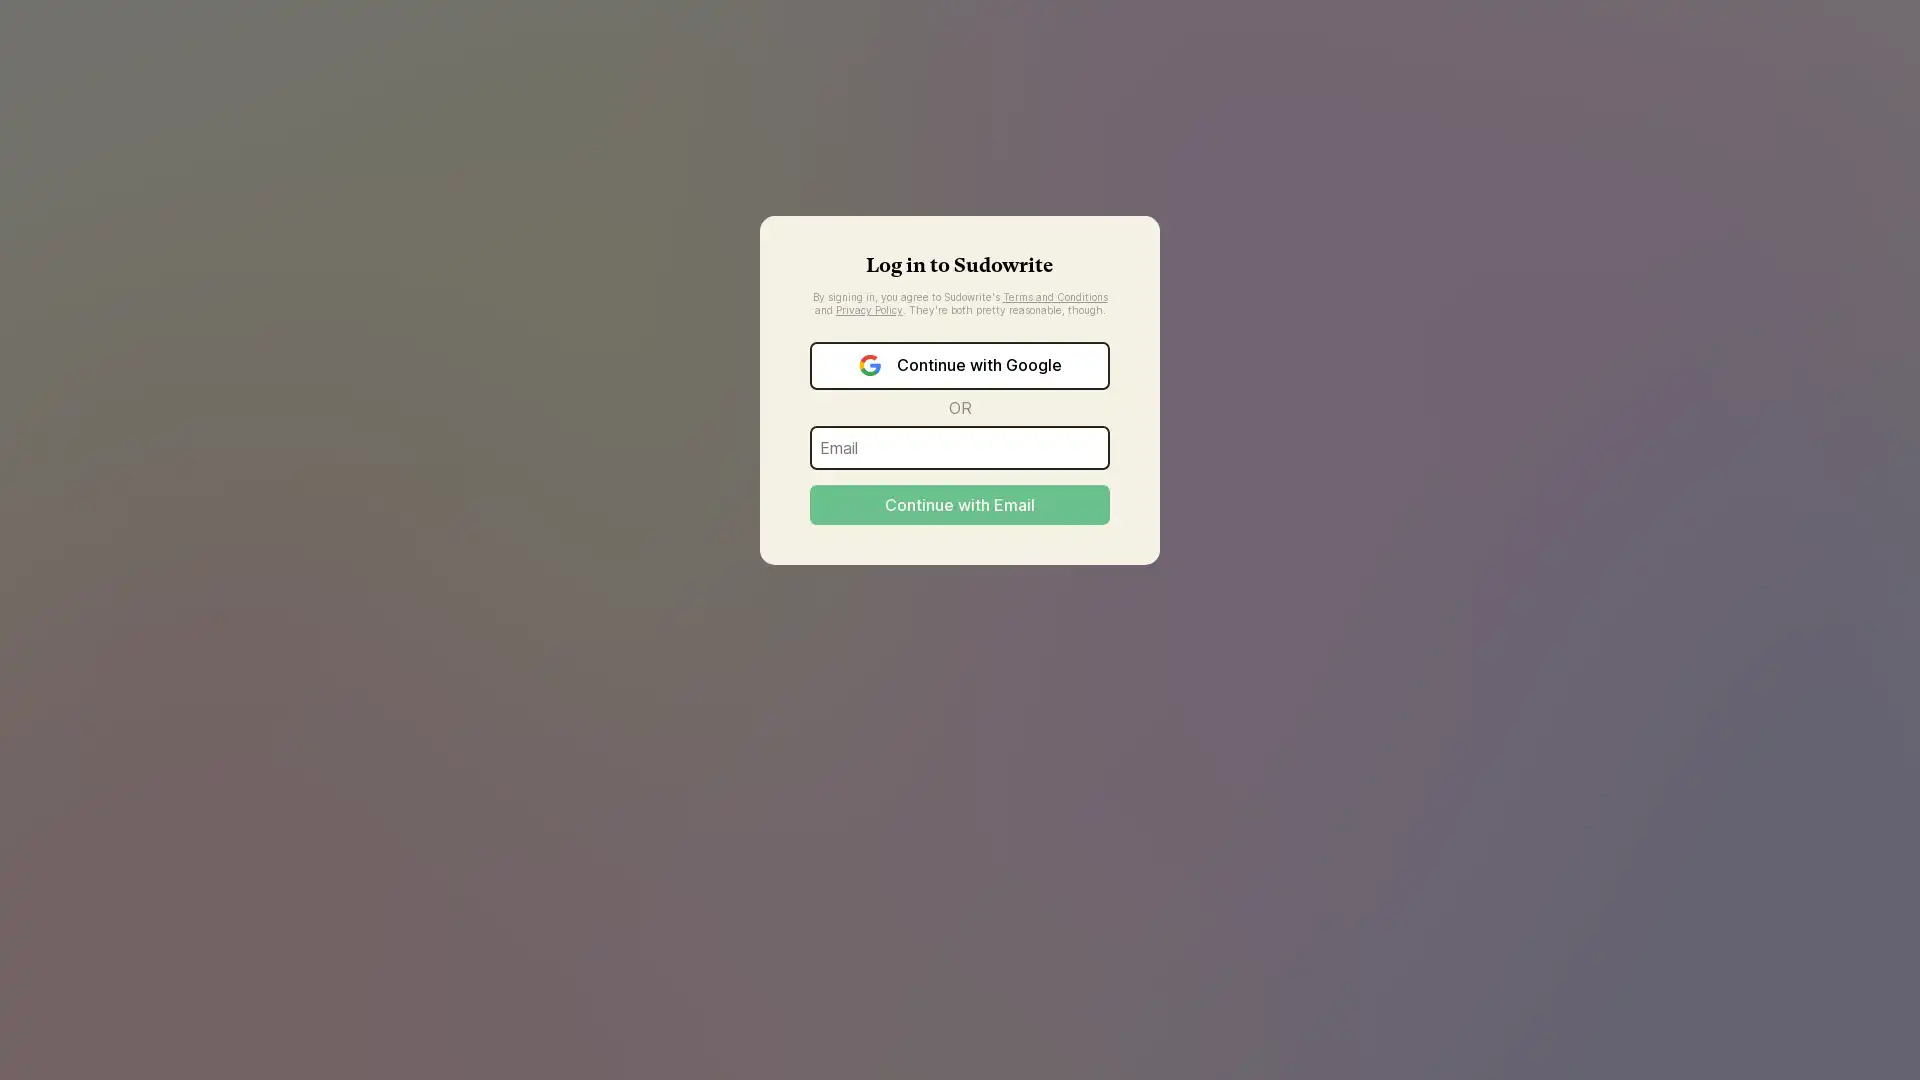 Image resolution: width=1920 pixels, height=1080 pixels. What do you see at coordinates (960, 503) in the screenshot?
I see `Continue with Email` at bounding box center [960, 503].